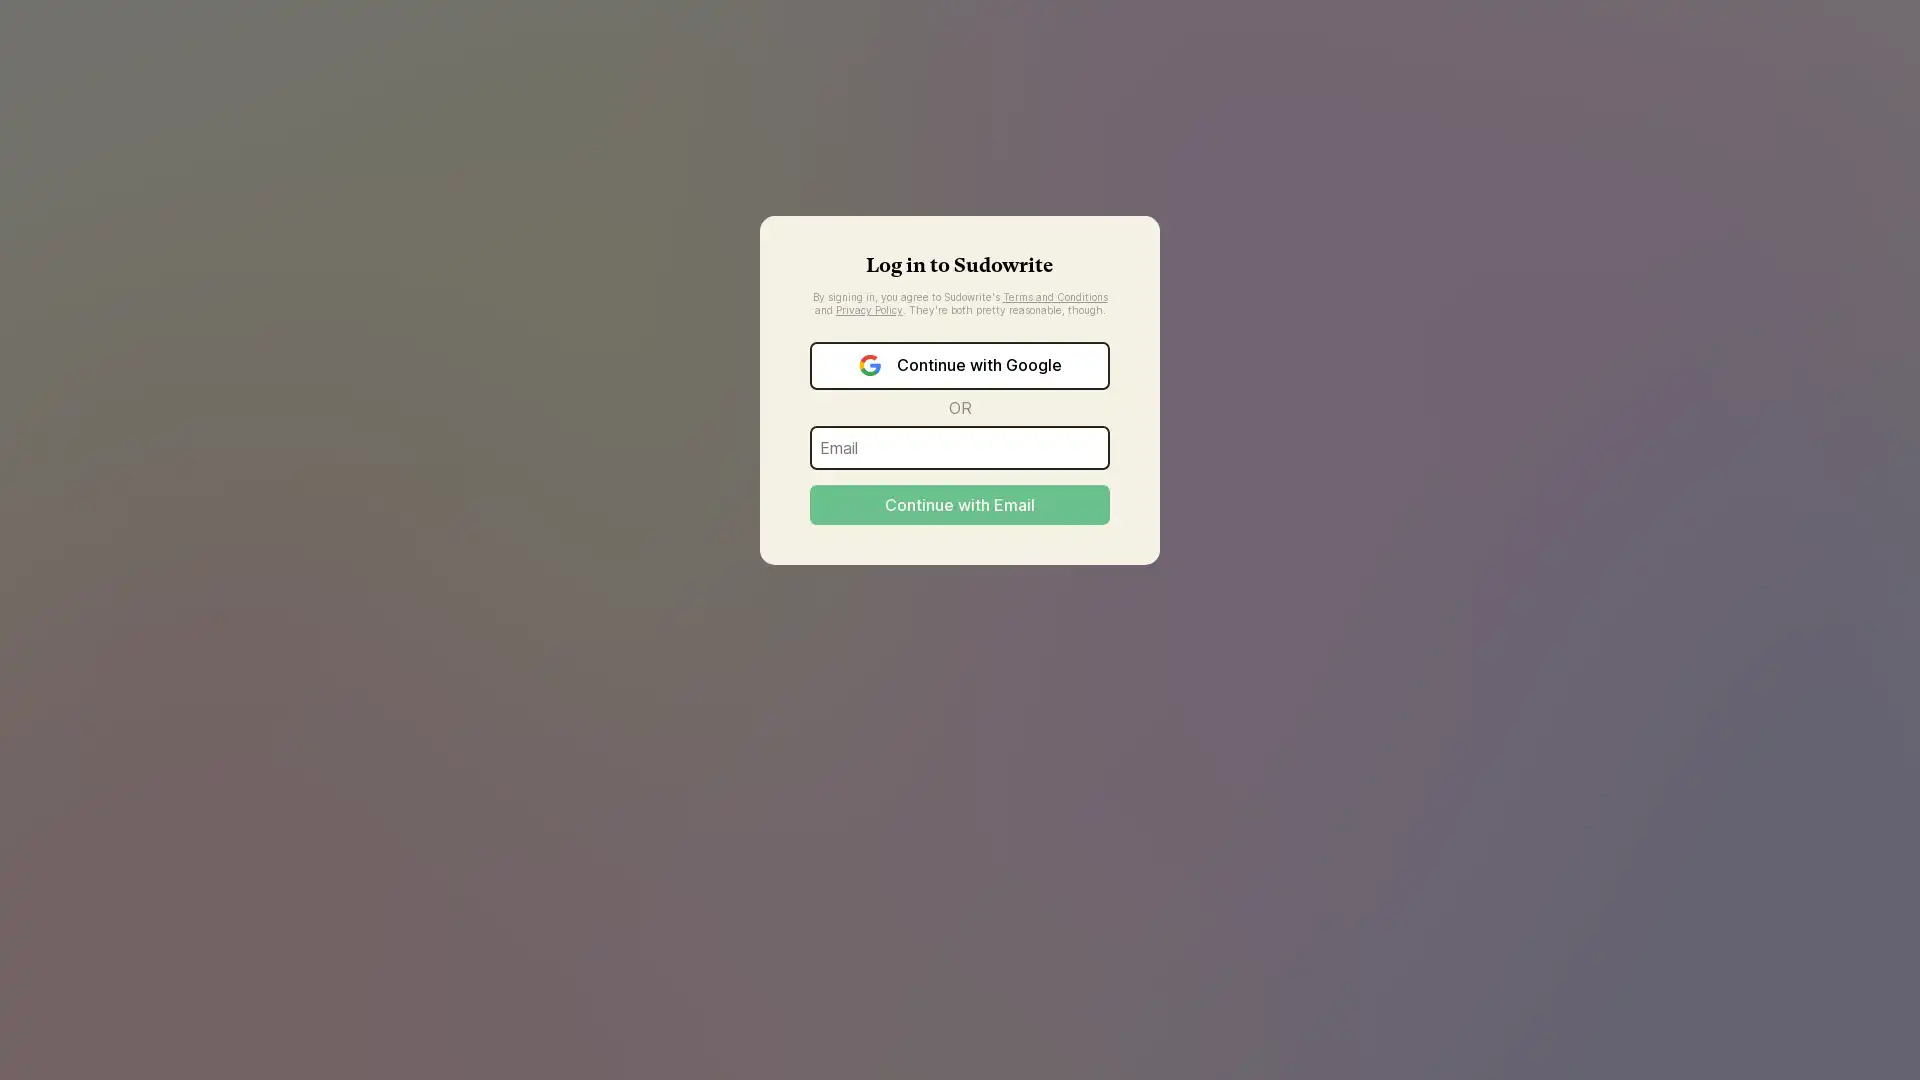 Image resolution: width=1920 pixels, height=1080 pixels. What do you see at coordinates (960, 503) in the screenshot?
I see `Continue with Email` at bounding box center [960, 503].